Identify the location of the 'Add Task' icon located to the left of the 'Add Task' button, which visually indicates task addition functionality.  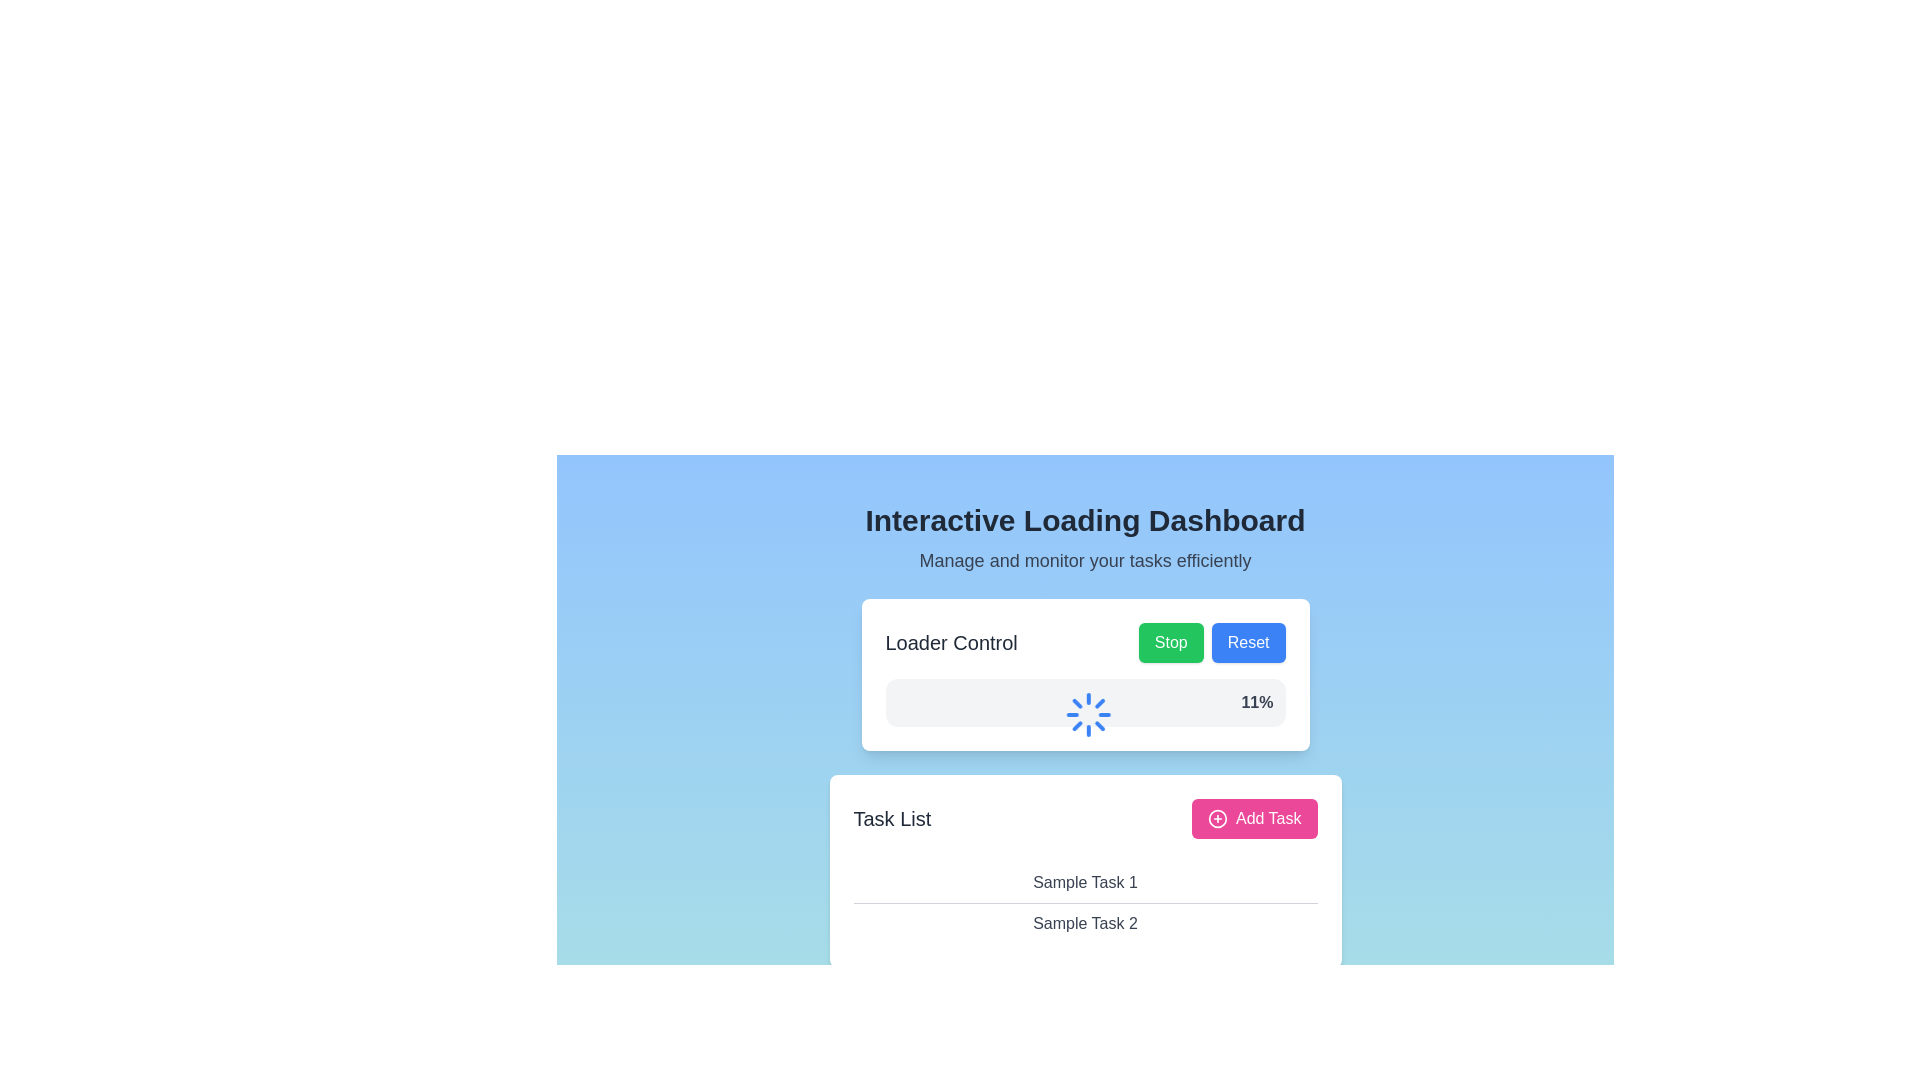
(1217, 818).